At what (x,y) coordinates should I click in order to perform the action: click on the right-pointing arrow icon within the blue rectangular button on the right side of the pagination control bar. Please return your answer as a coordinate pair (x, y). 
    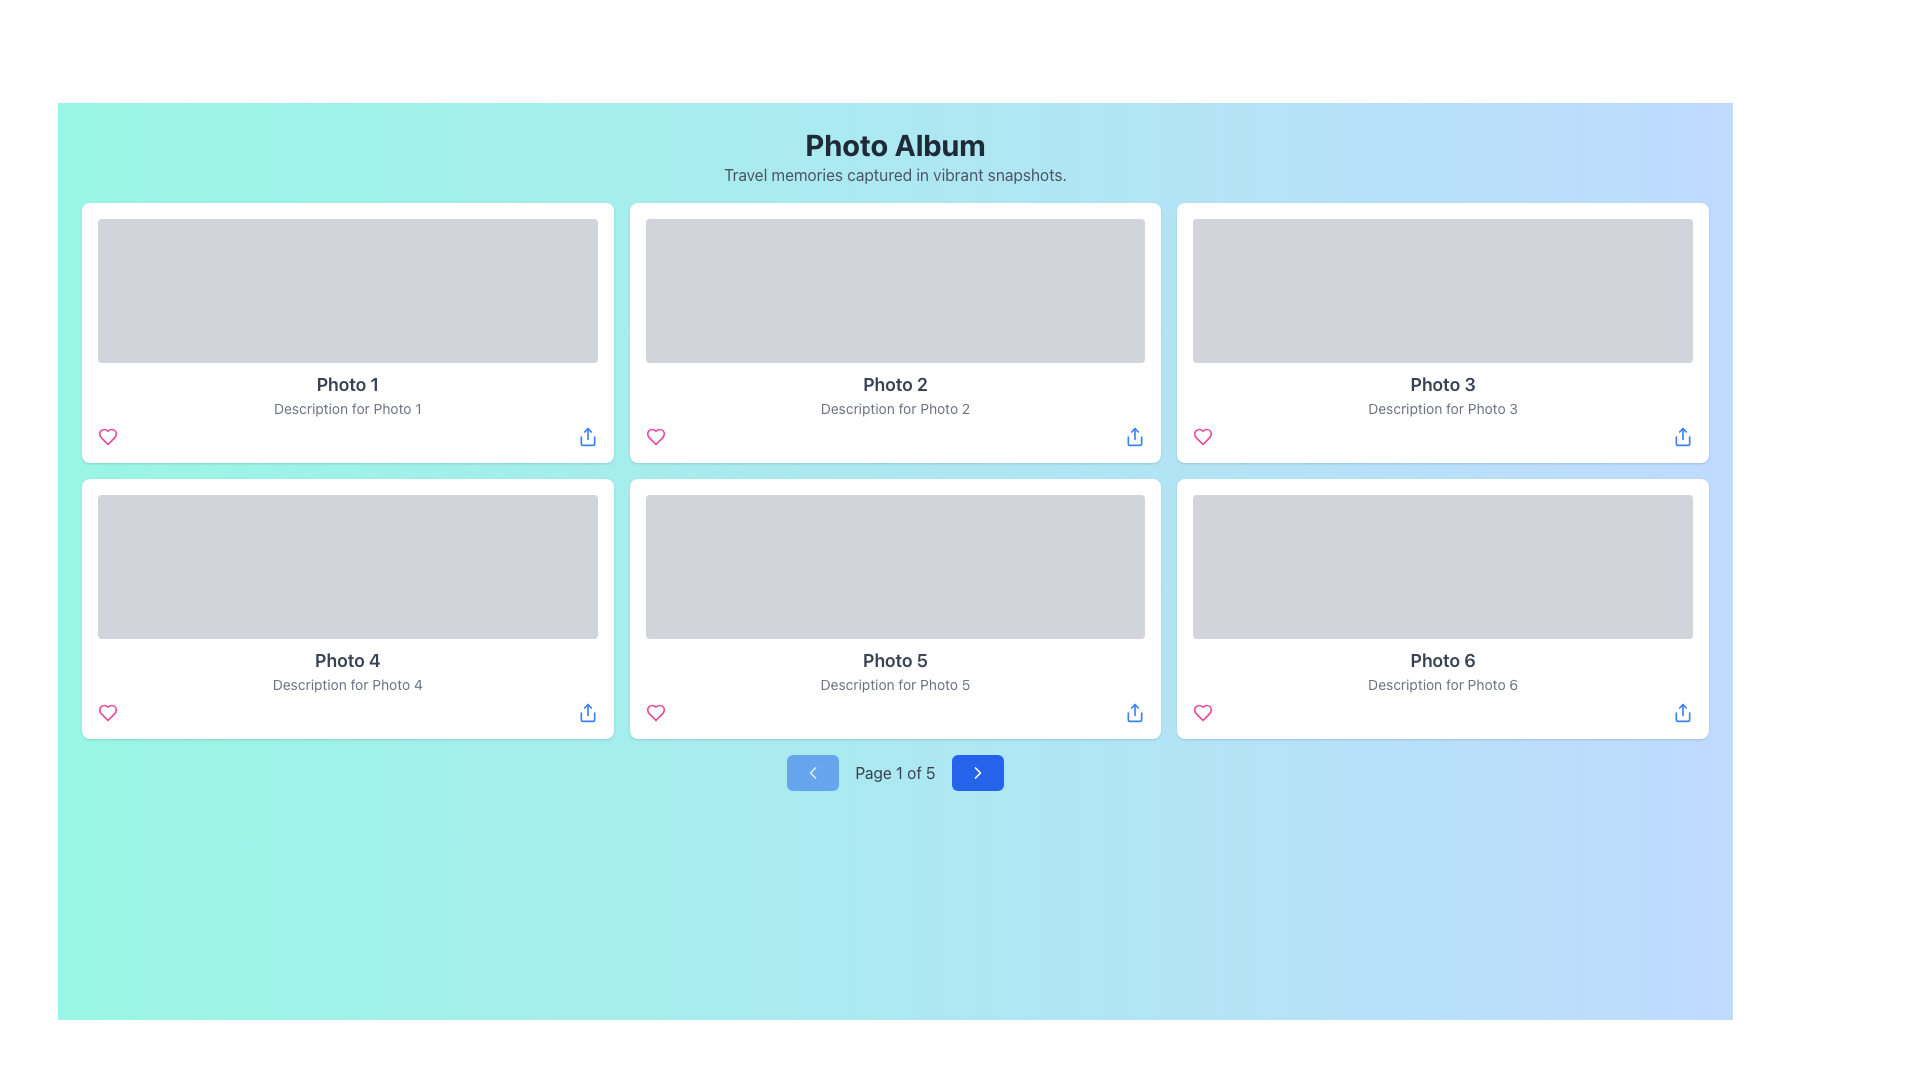
    Looking at the image, I should click on (977, 771).